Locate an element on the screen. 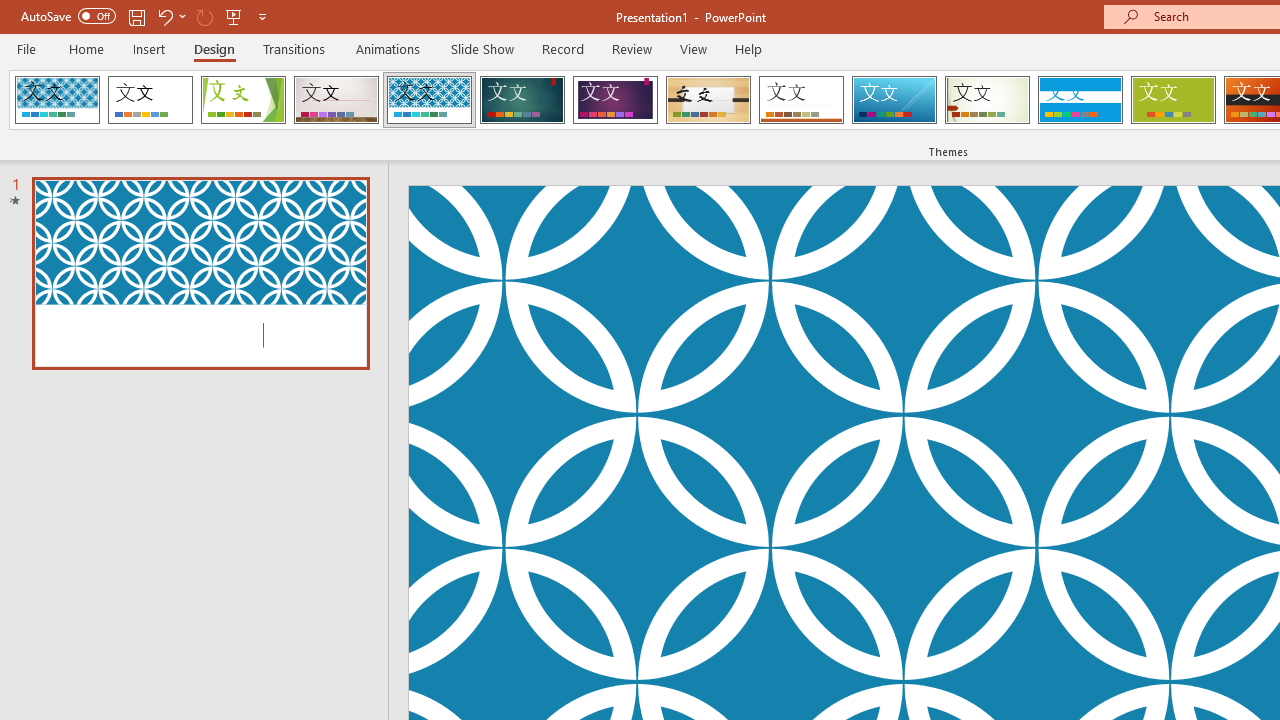  'Office Theme' is located at coordinates (149, 100).